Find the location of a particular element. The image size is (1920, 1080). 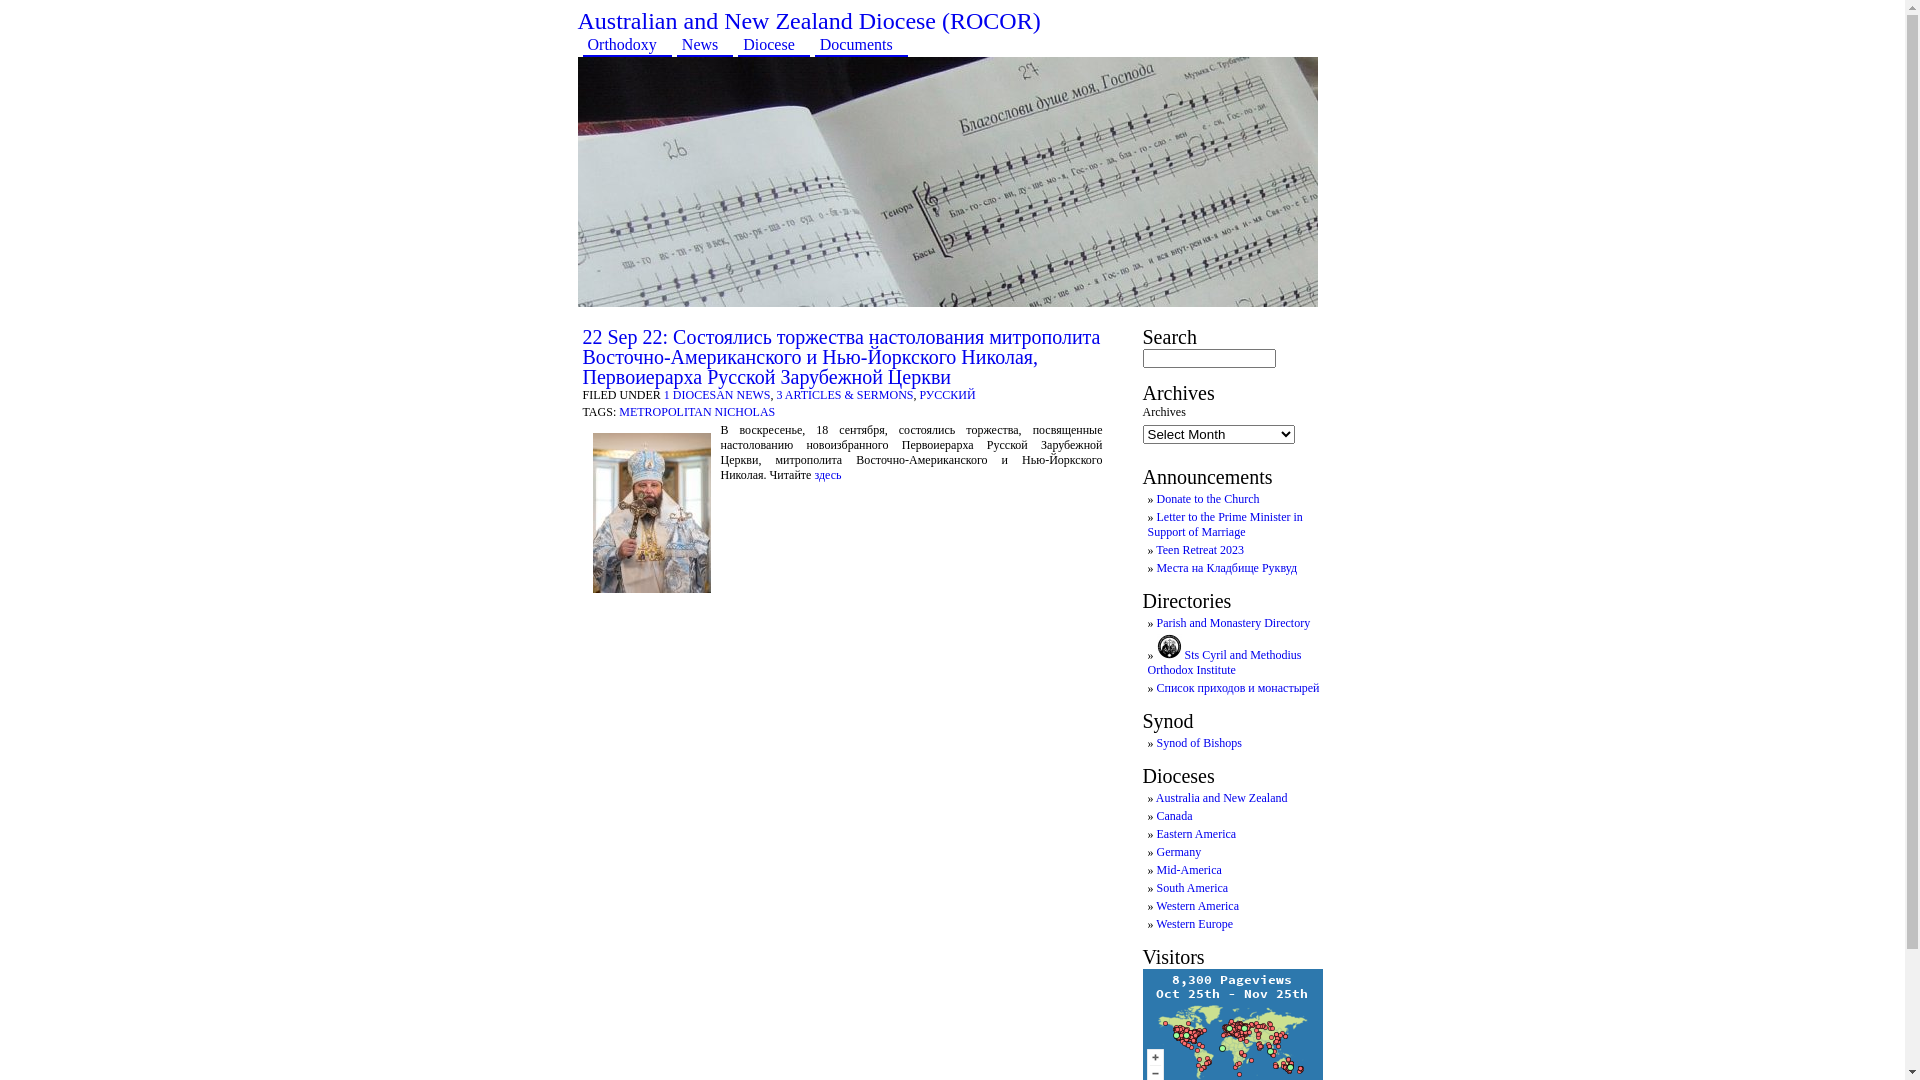

'South America' is located at coordinates (1191, 886).